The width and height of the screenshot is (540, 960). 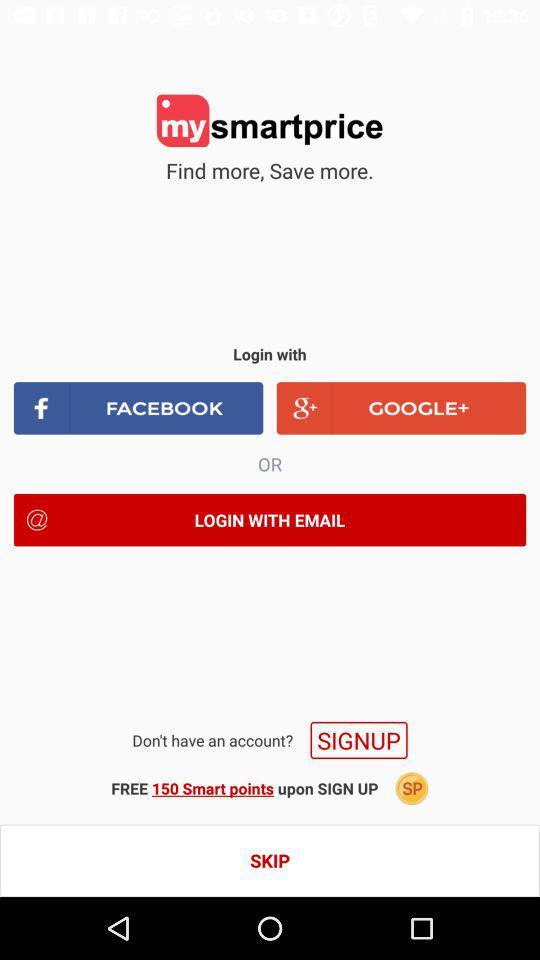 I want to click on the free 150 smart icon, so click(x=244, y=788).